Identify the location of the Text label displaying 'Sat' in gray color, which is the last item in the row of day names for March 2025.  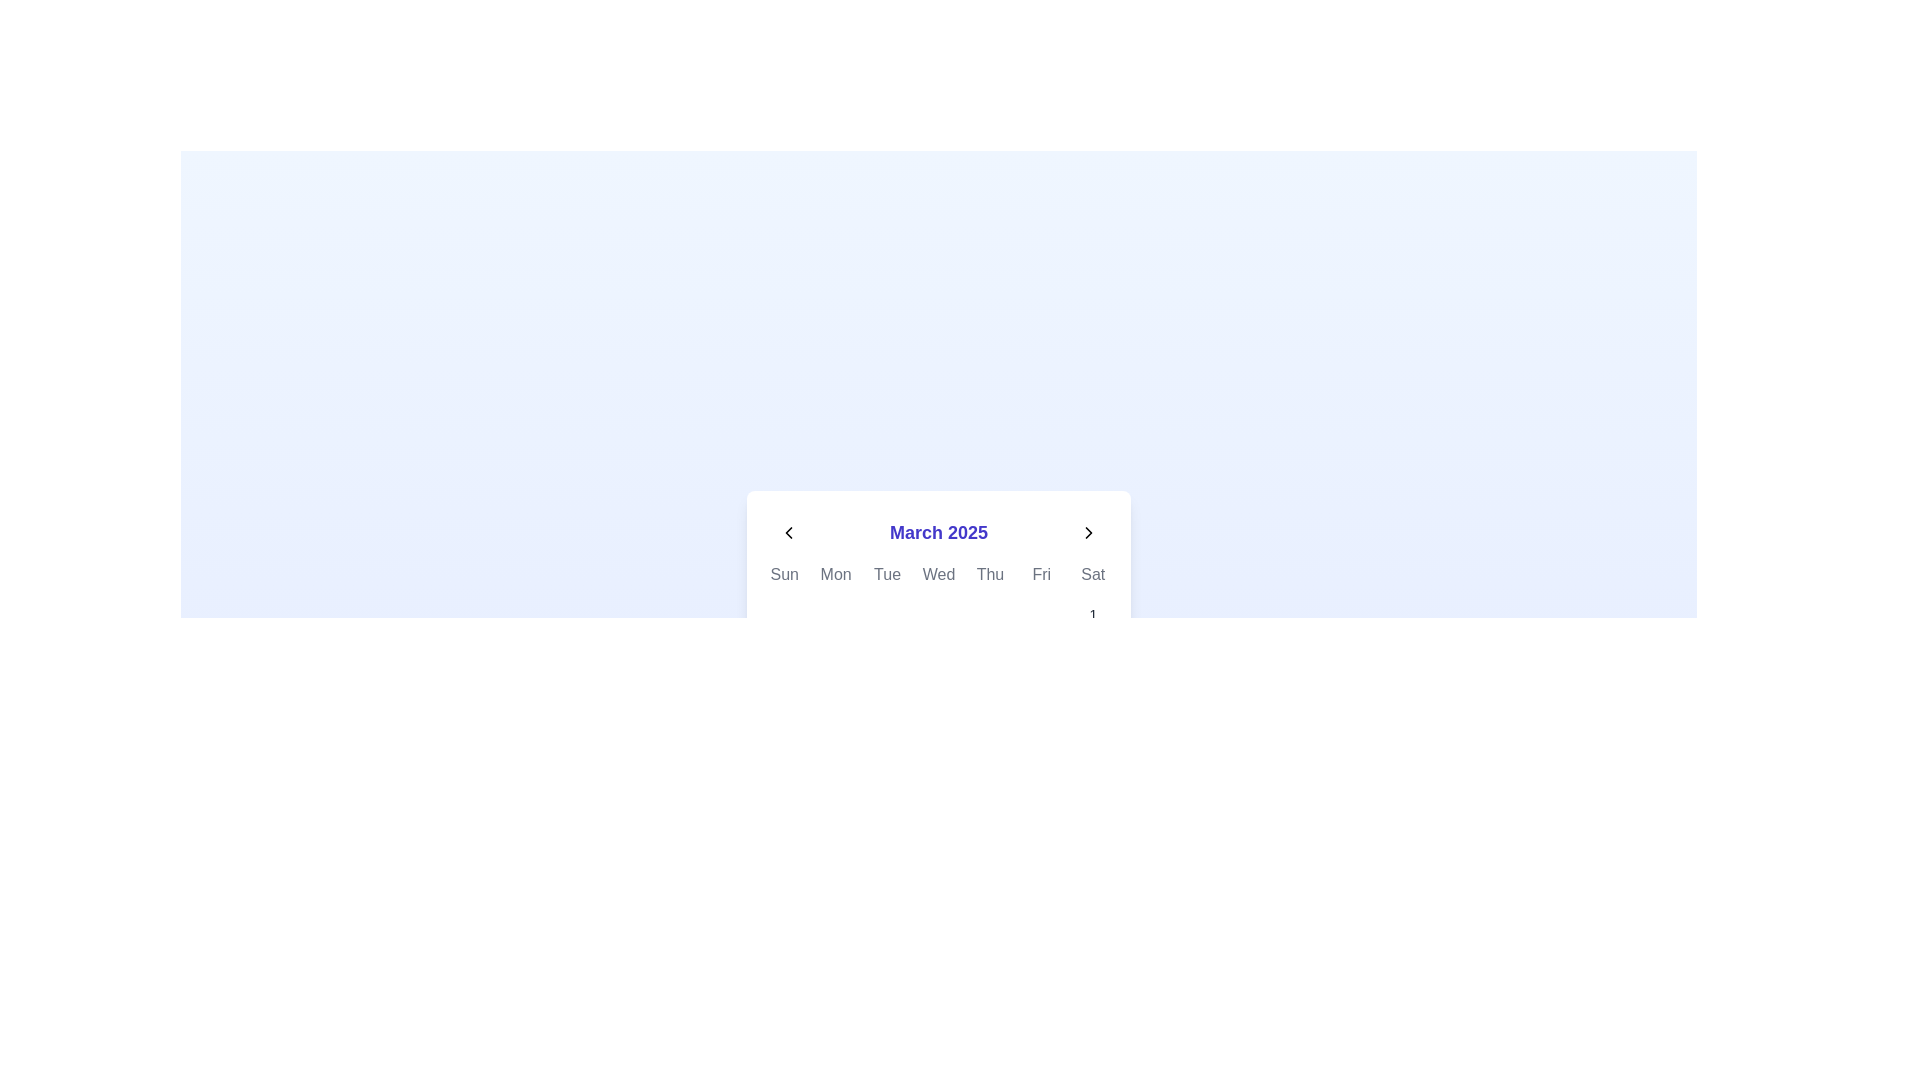
(1092, 574).